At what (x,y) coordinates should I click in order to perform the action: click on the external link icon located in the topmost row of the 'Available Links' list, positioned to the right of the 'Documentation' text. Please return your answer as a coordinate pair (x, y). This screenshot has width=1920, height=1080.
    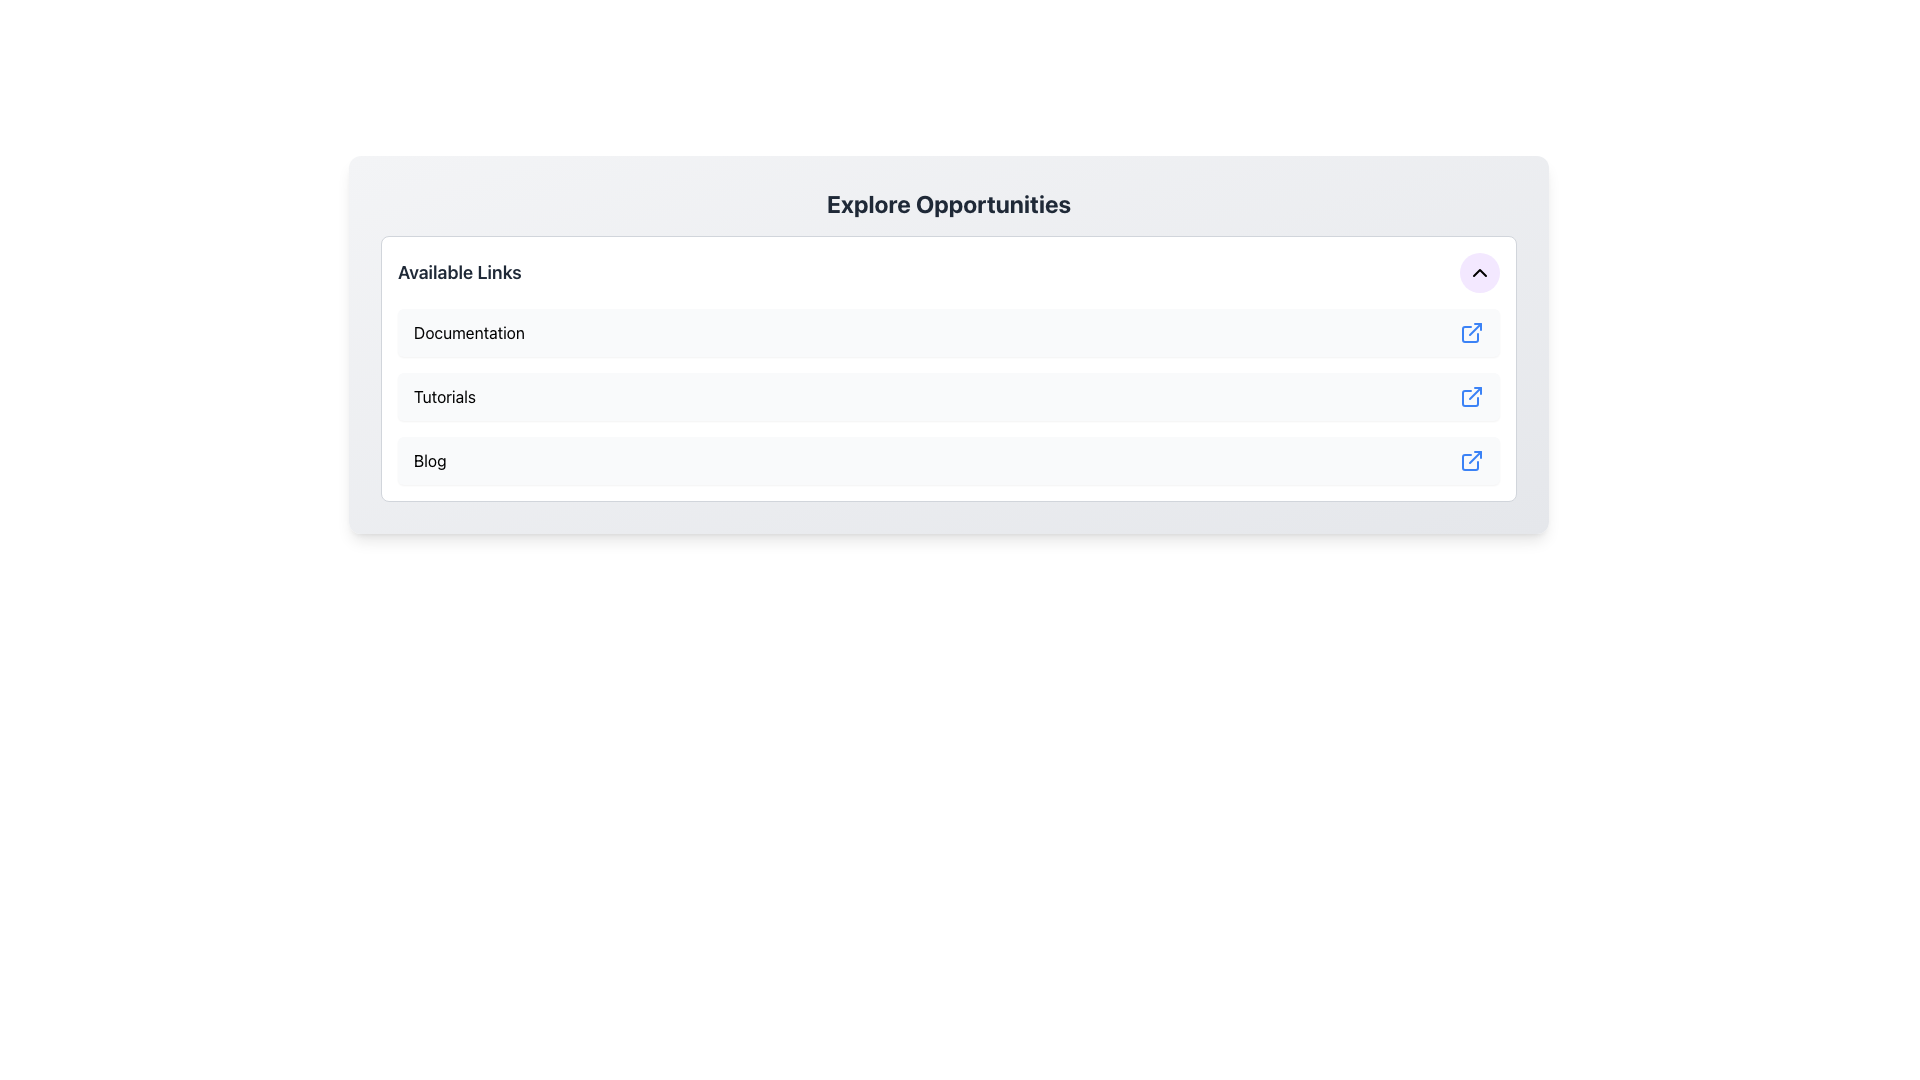
    Looking at the image, I should click on (1472, 331).